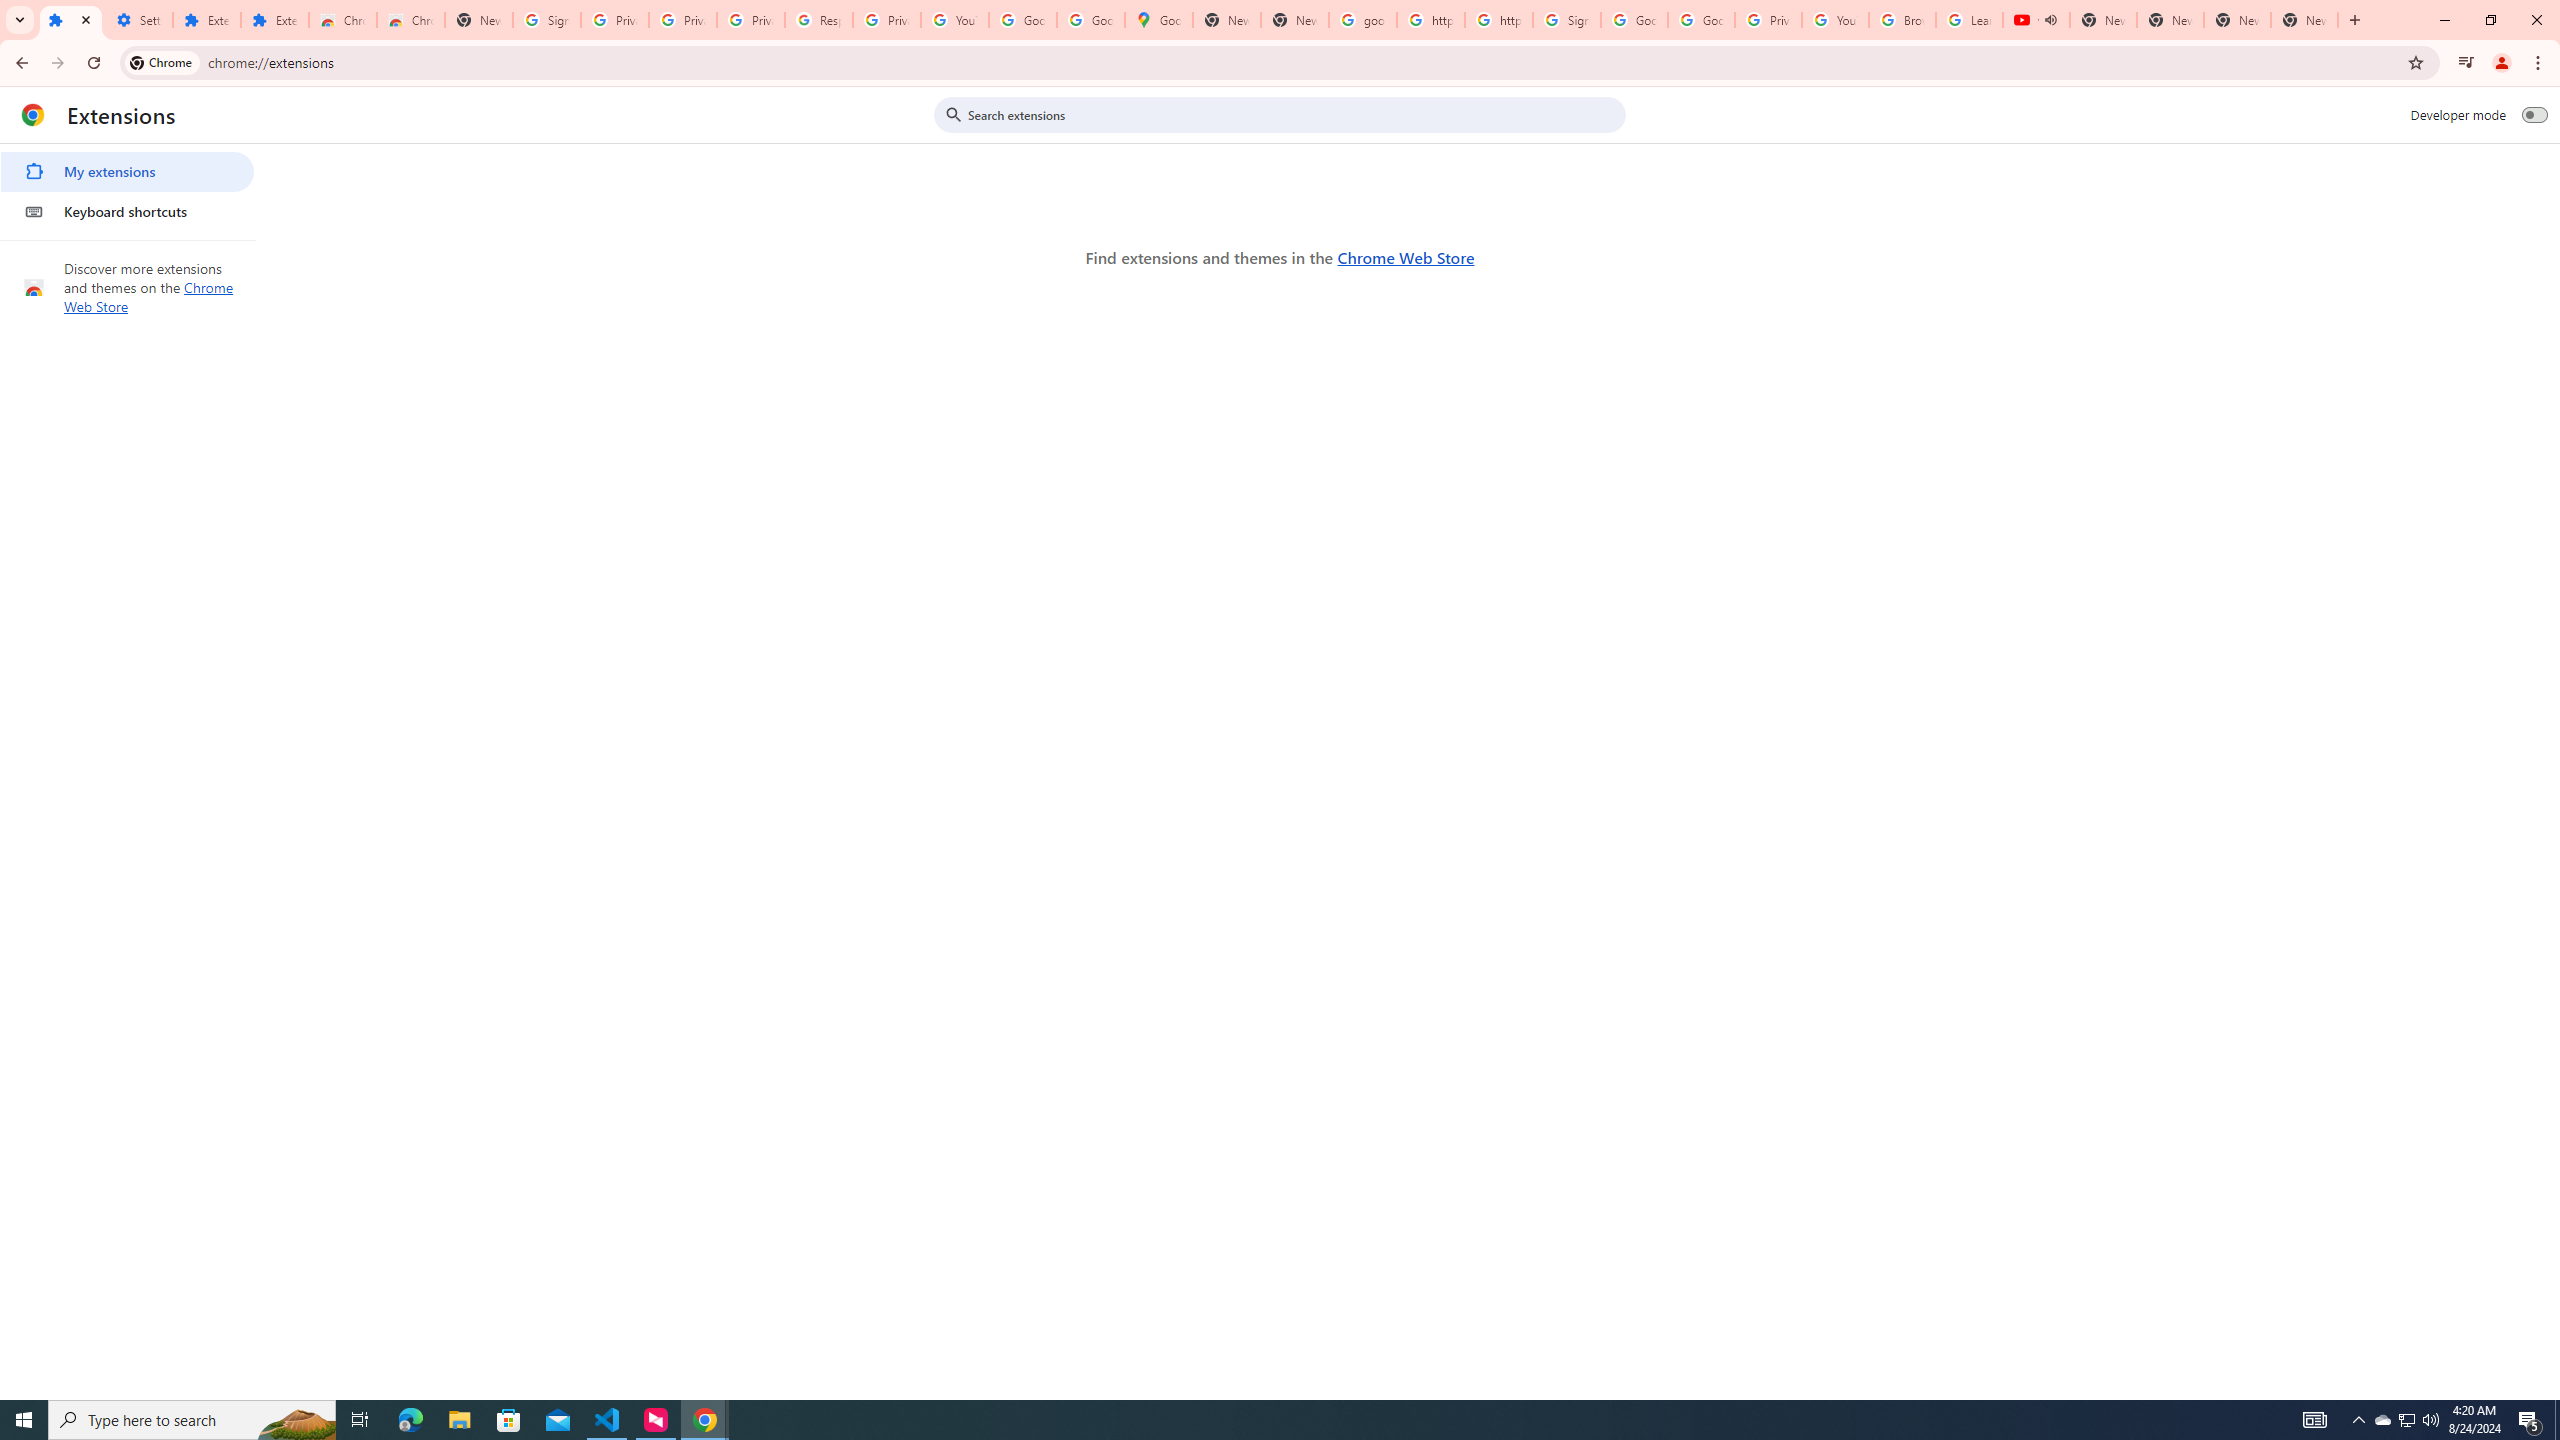  What do you see at coordinates (1565, 19) in the screenshot?
I see `'Sign in - Google Accounts'` at bounding box center [1565, 19].